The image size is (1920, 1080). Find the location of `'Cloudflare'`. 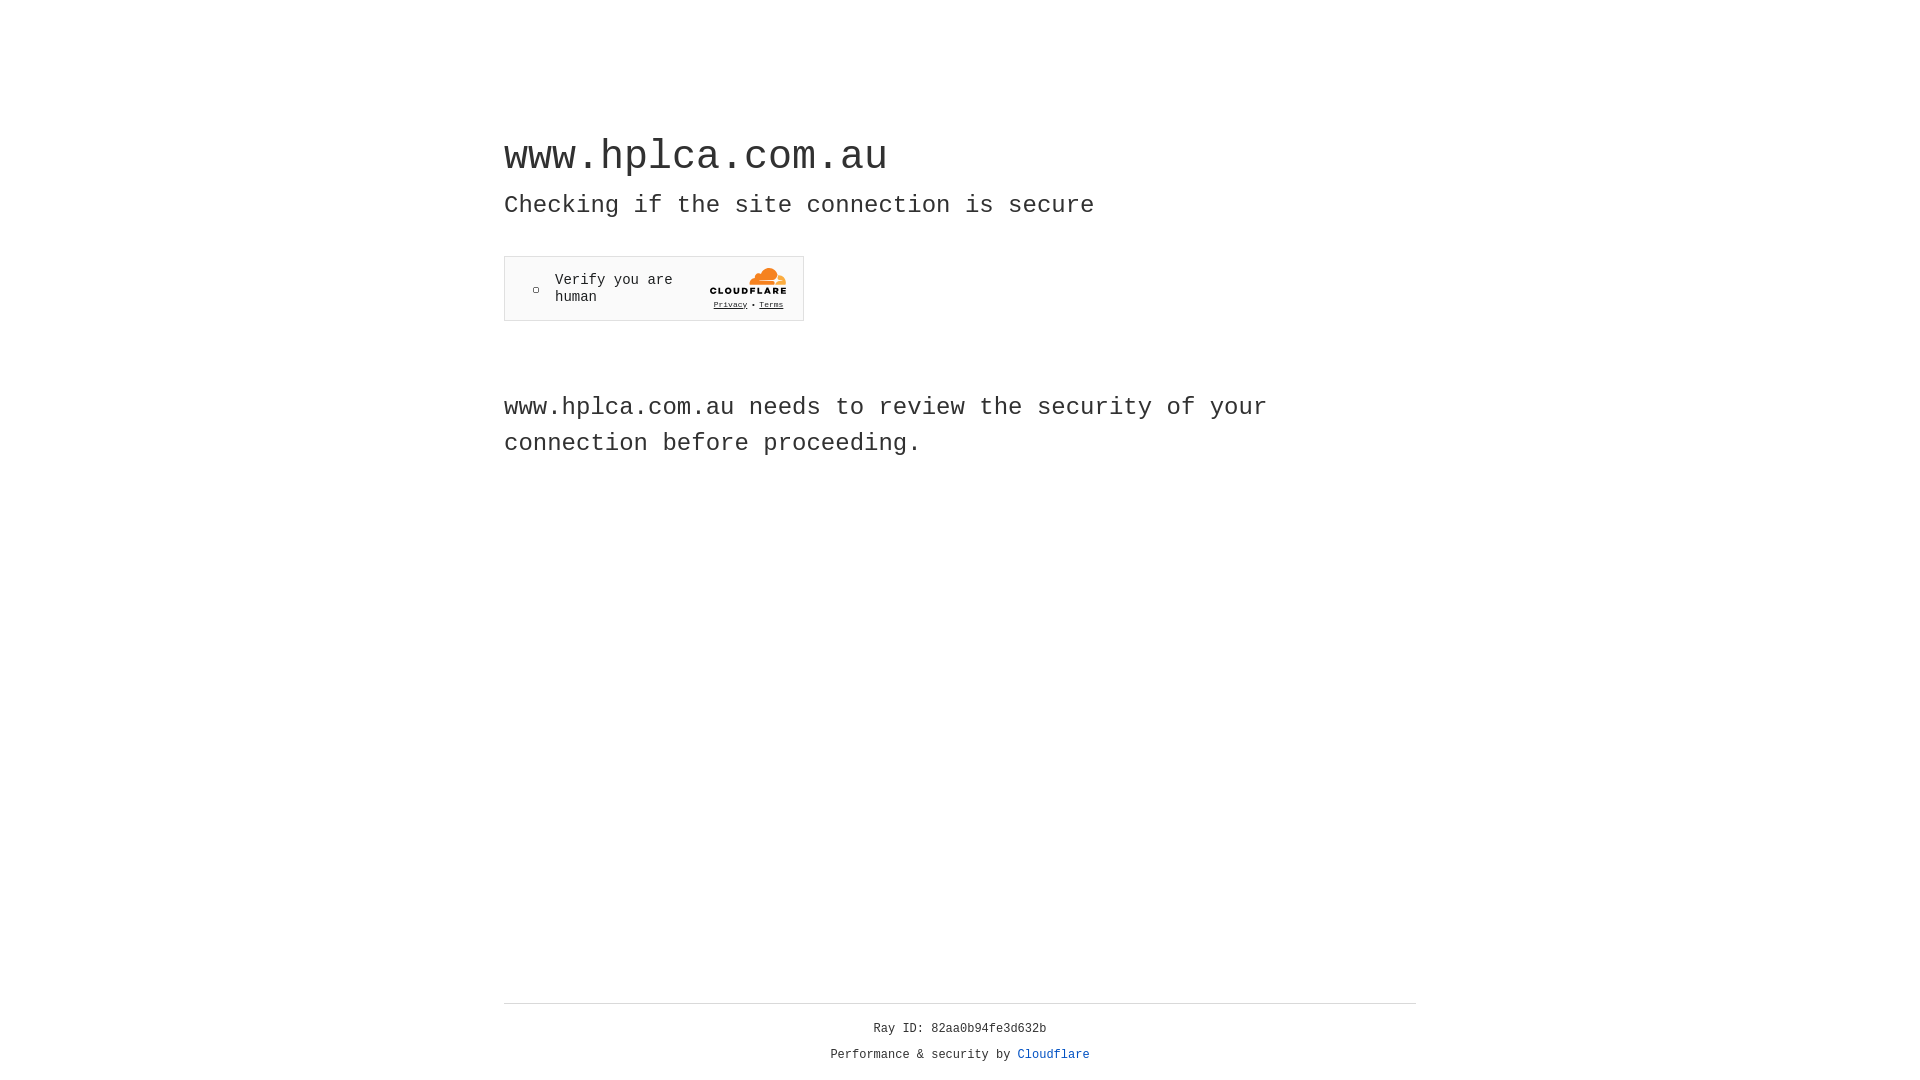

'Cloudflare' is located at coordinates (1053, 1054).